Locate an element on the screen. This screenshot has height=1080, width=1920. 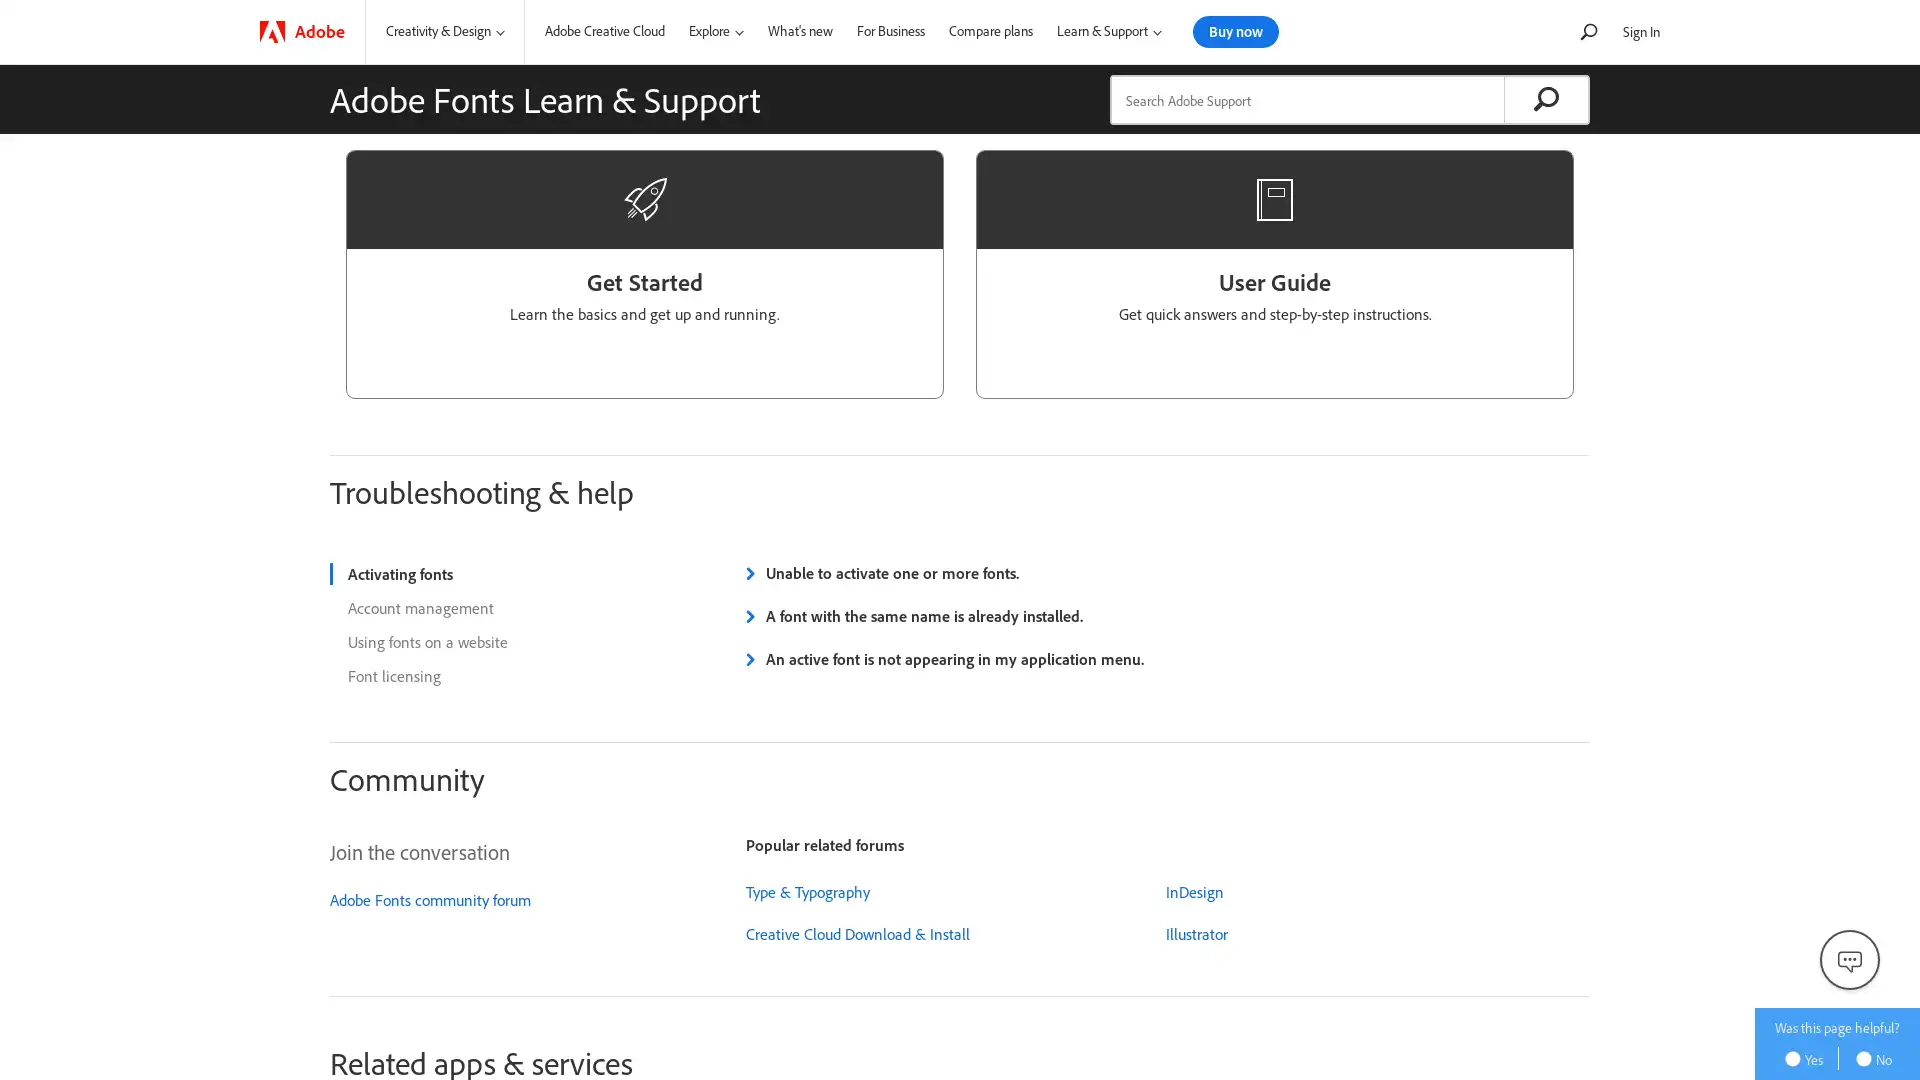
Activating fonts is located at coordinates (499, 574).